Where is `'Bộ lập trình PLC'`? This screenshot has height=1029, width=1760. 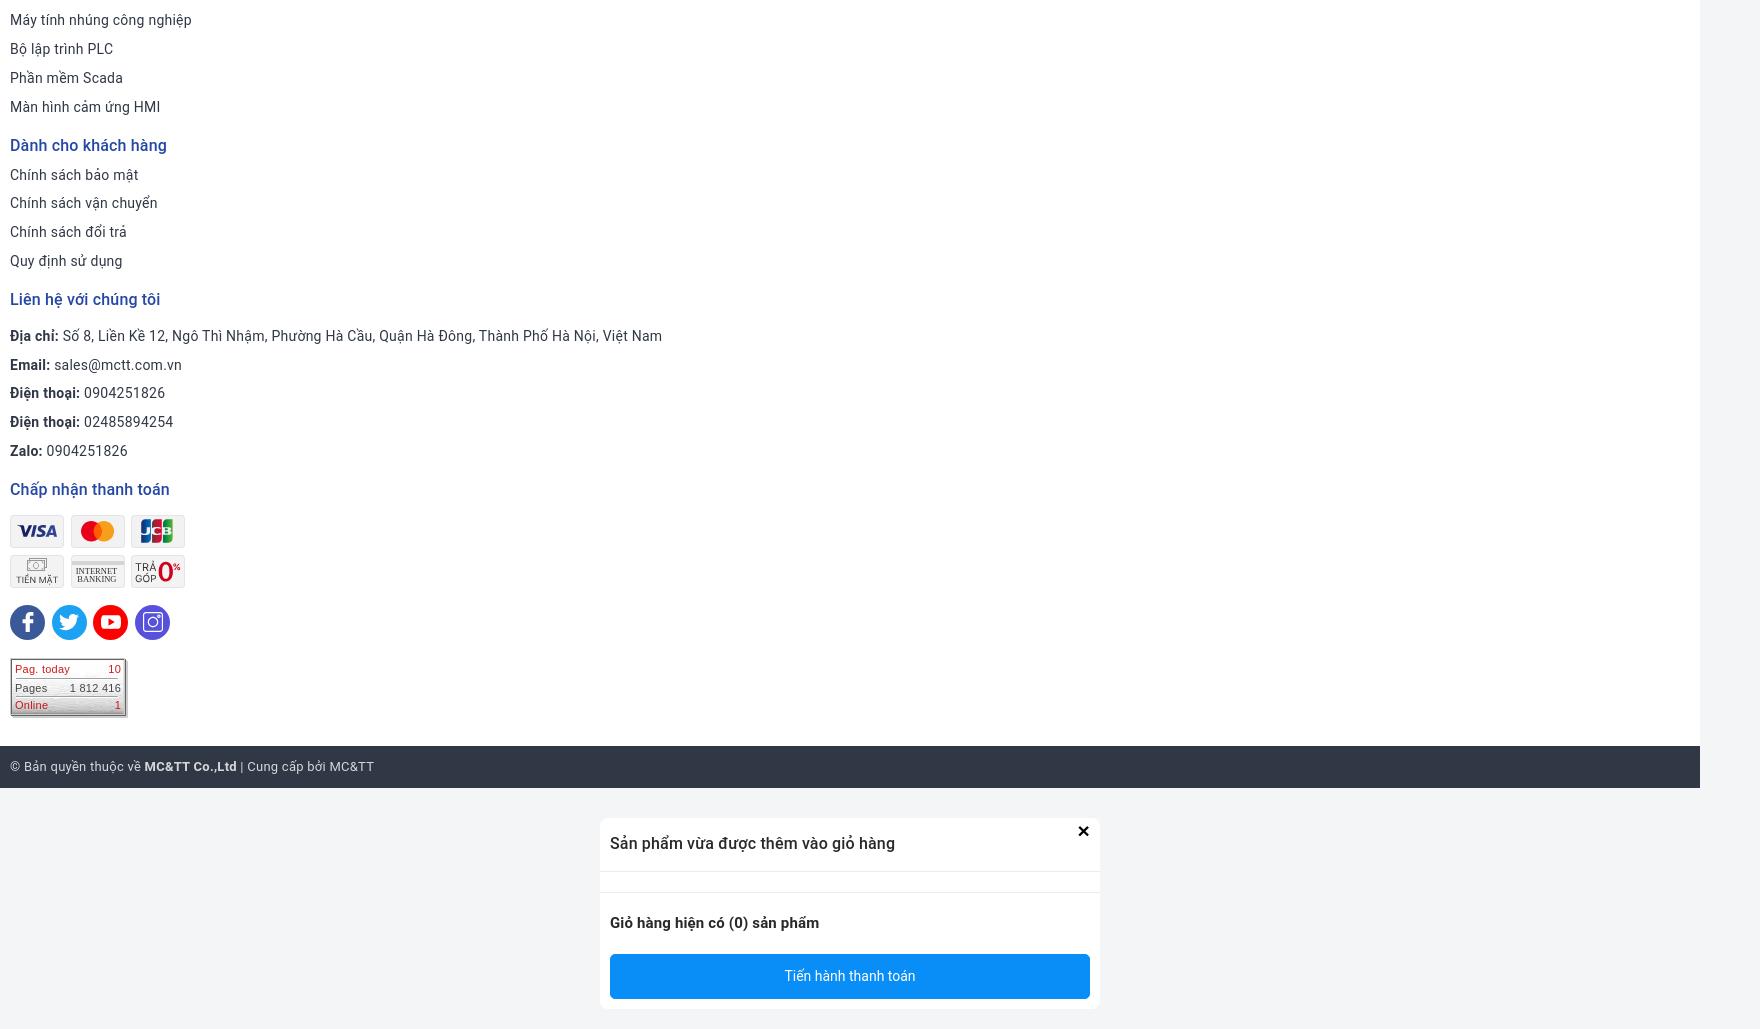
'Bộ lập trình PLC' is located at coordinates (61, 48).